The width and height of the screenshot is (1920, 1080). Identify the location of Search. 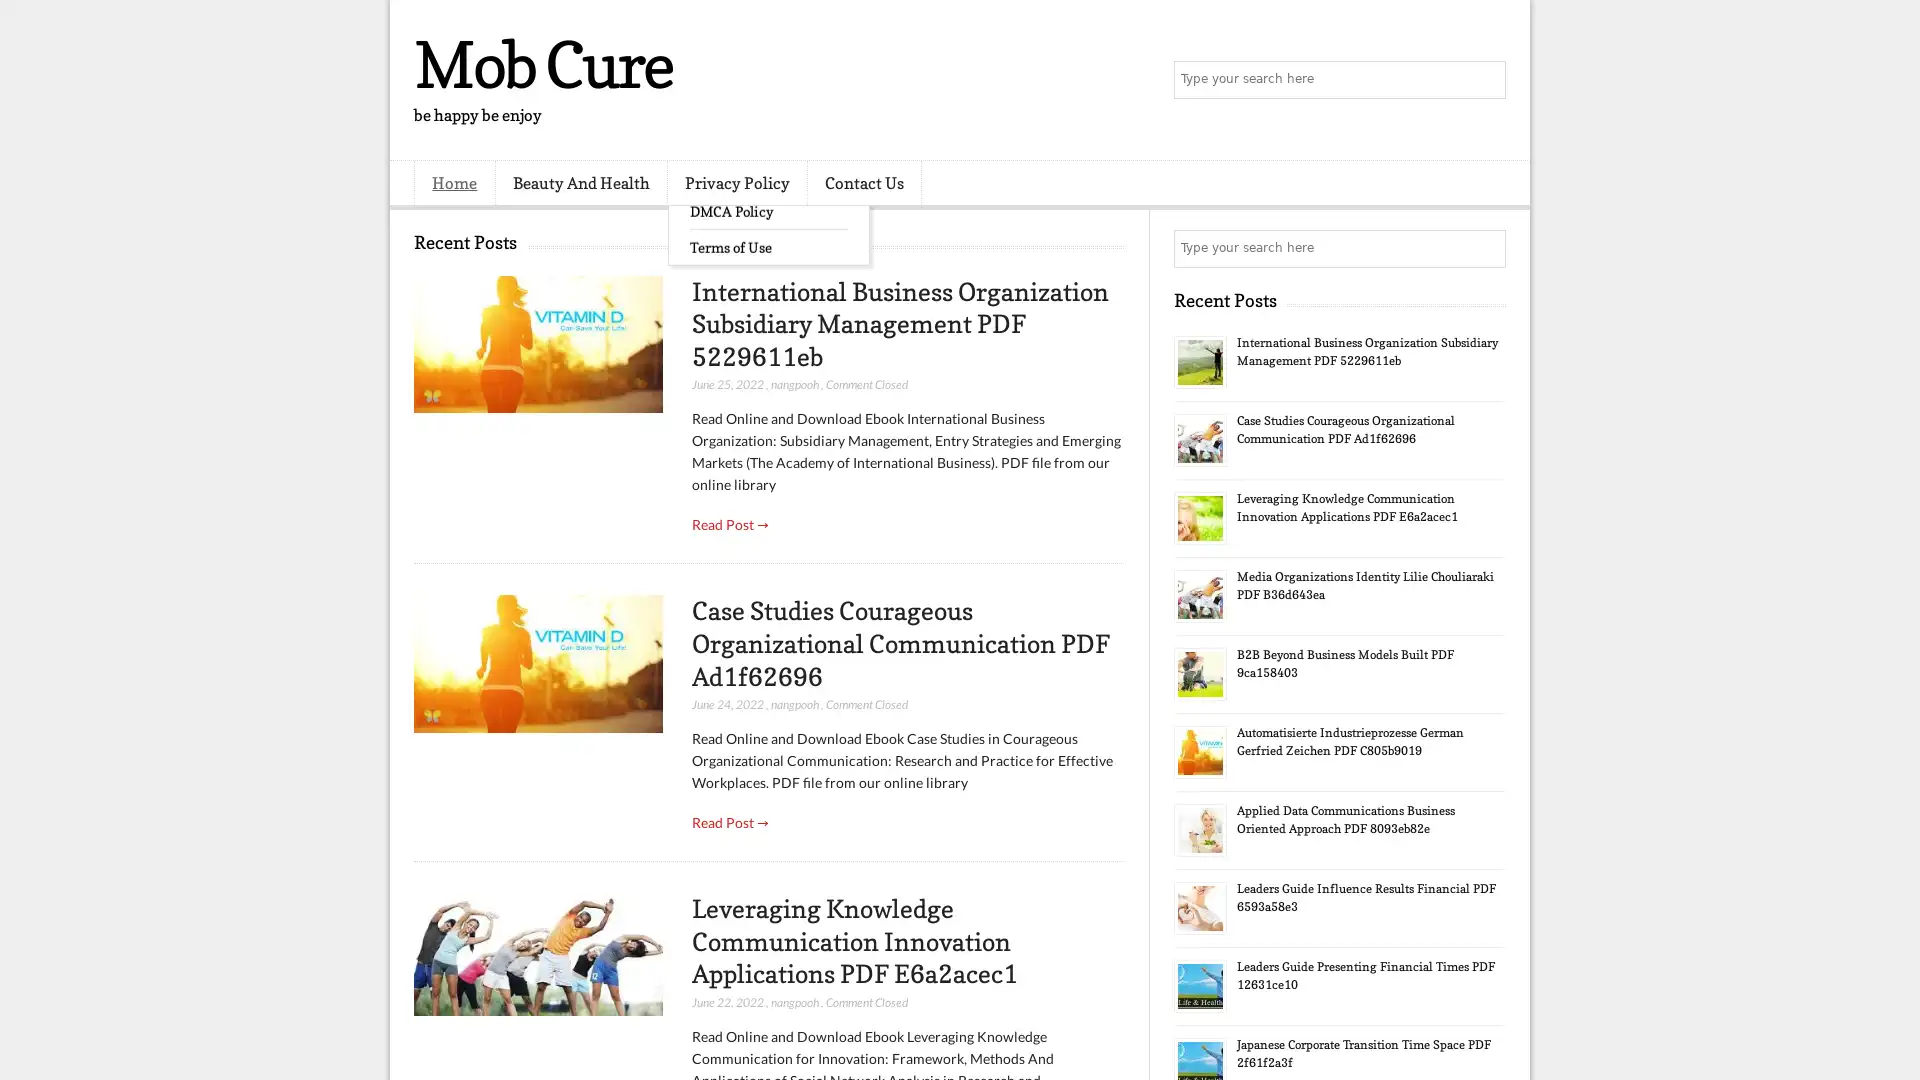
(1485, 80).